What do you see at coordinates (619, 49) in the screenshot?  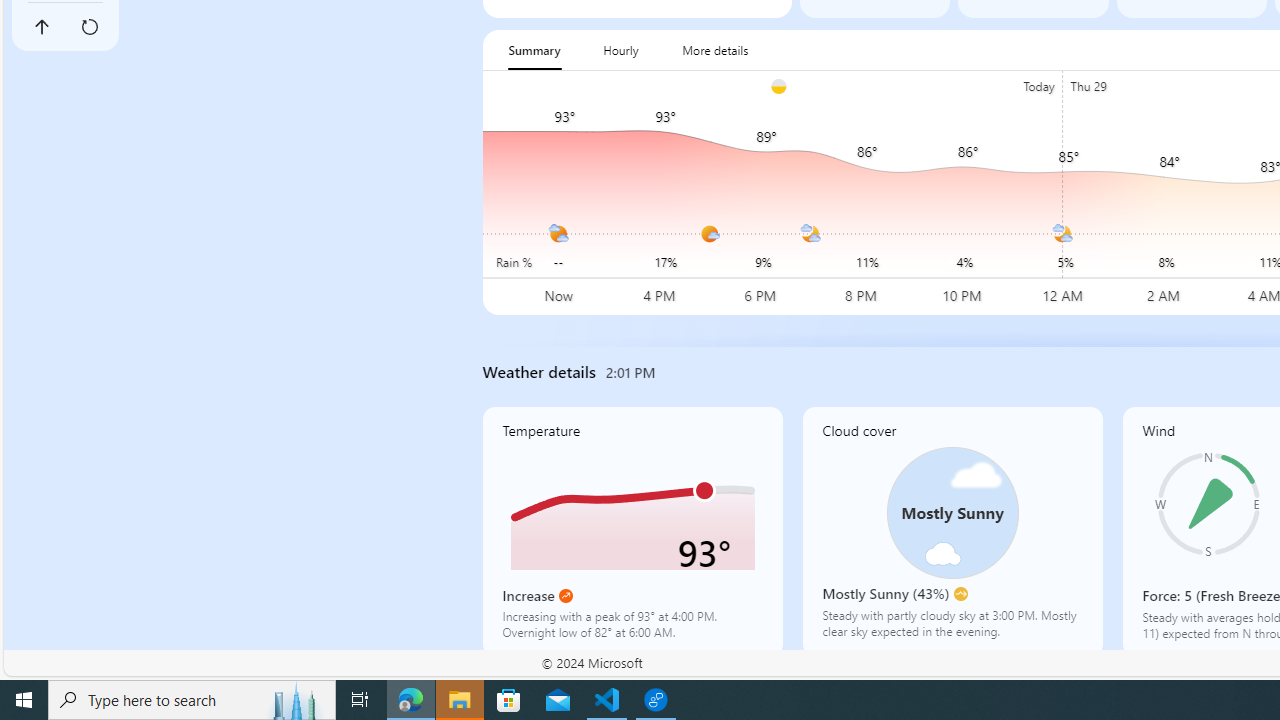 I see `'Hourly'` at bounding box center [619, 49].